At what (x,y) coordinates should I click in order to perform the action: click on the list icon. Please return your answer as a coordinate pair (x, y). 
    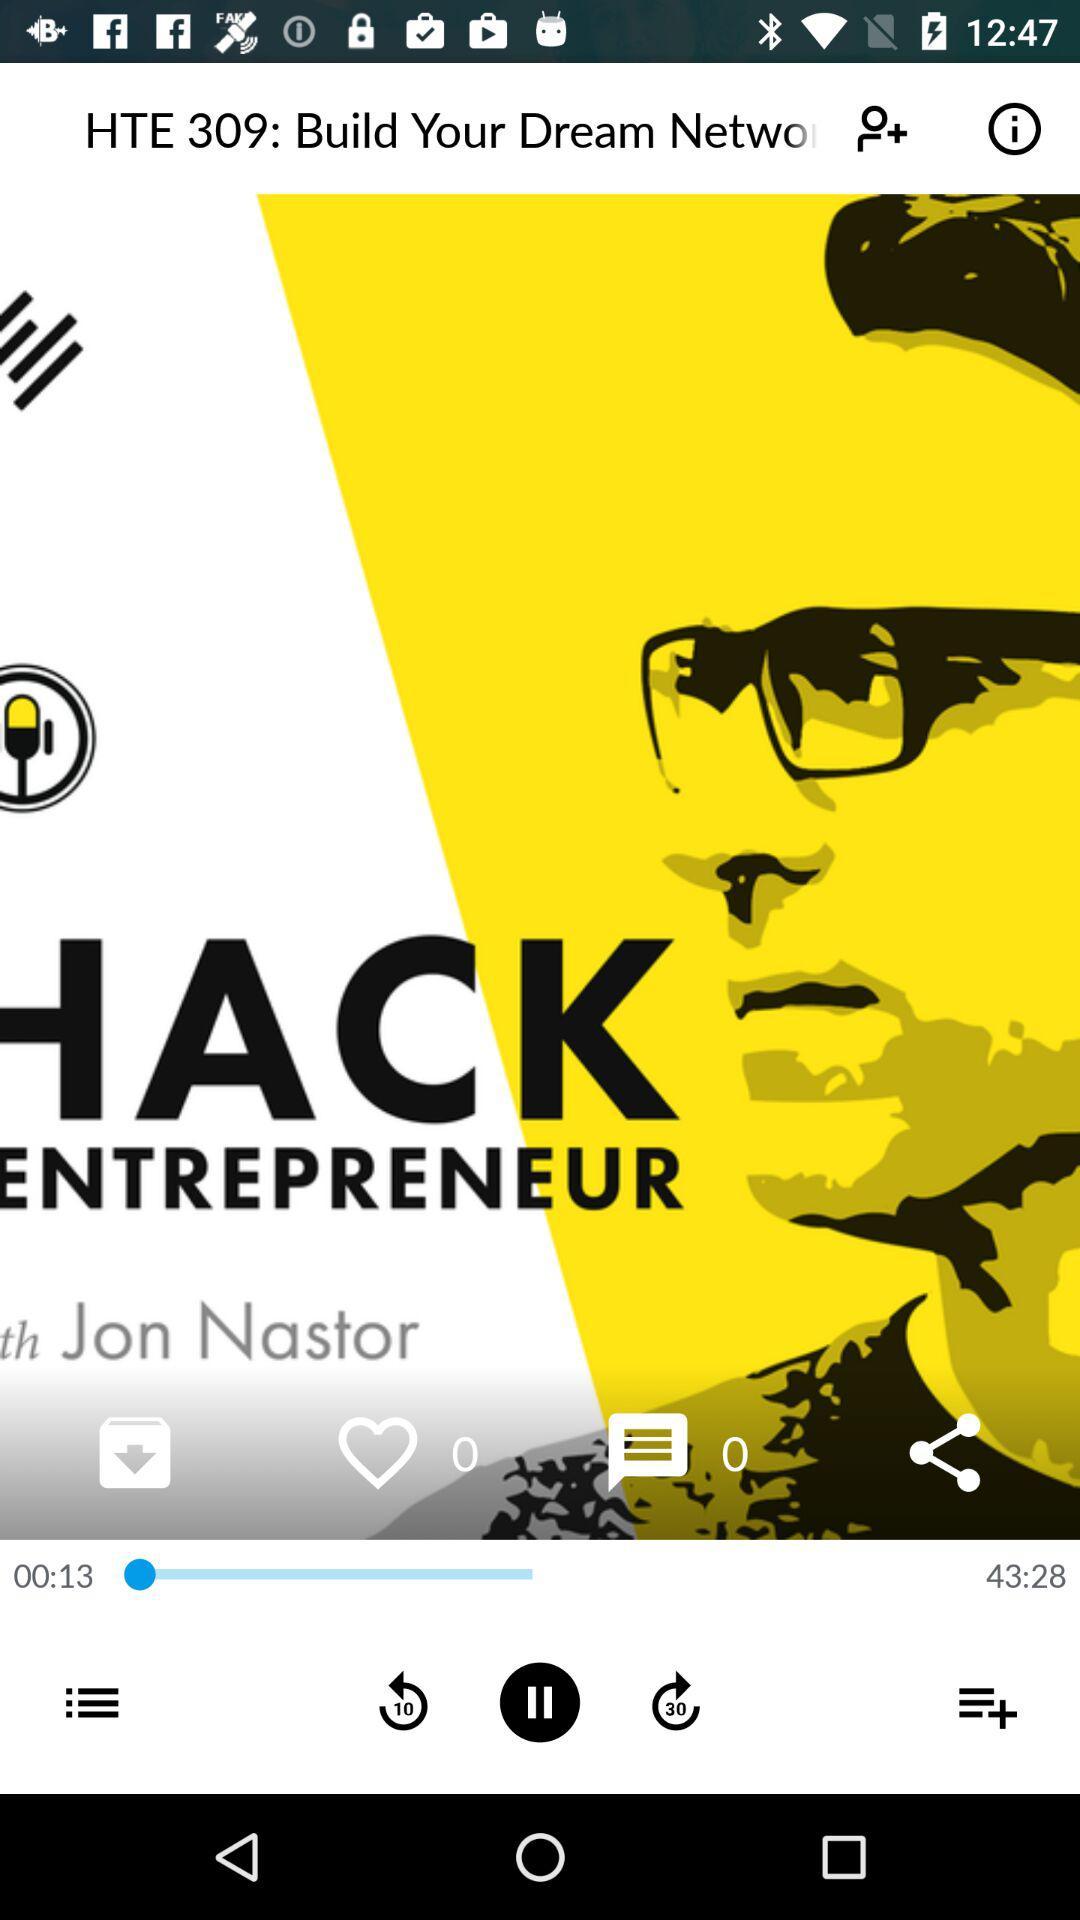
    Looking at the image, I should click on (64, 1727).